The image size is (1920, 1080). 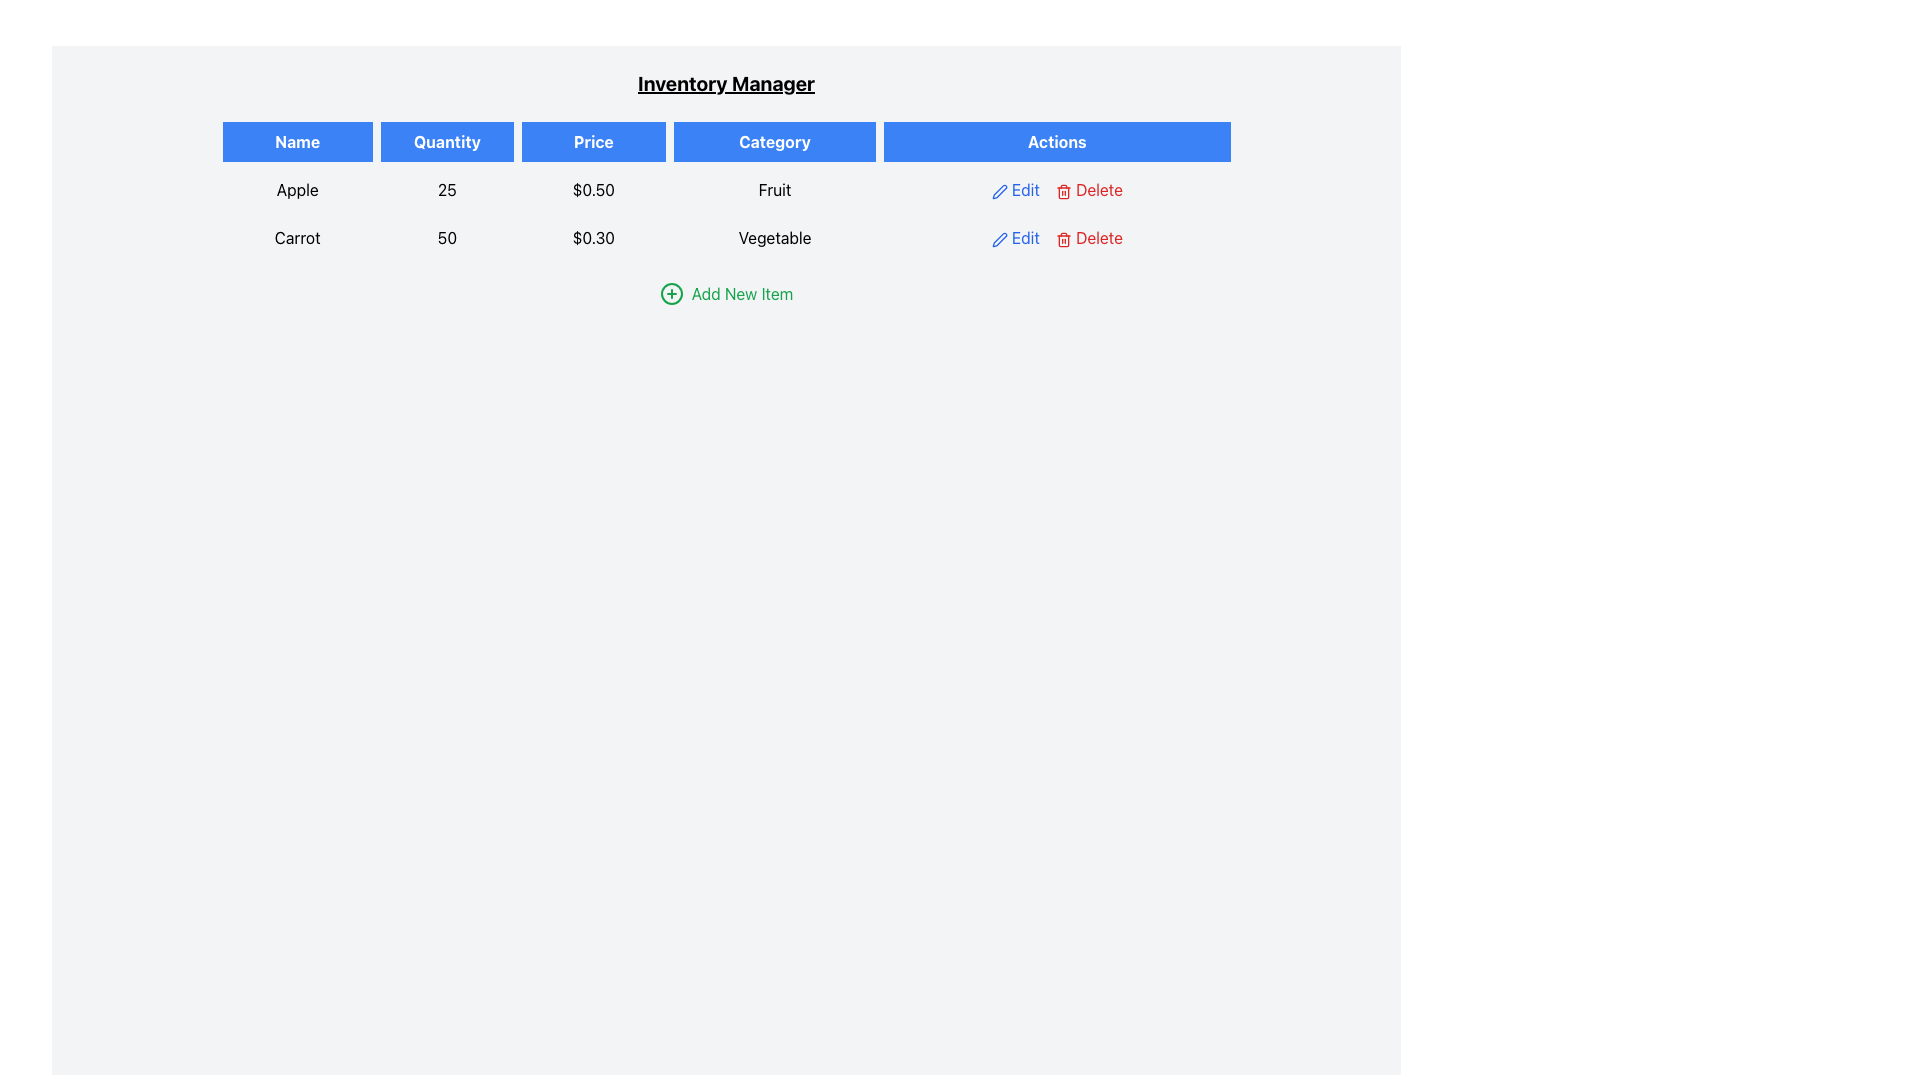 What do you see at coordinates (1088, 237) in the screenshot?
I see `the second 'Delete' button in the 'Actions' column of the table, which is red-colored with a trash can icon` at bounding box center [1088, 237].